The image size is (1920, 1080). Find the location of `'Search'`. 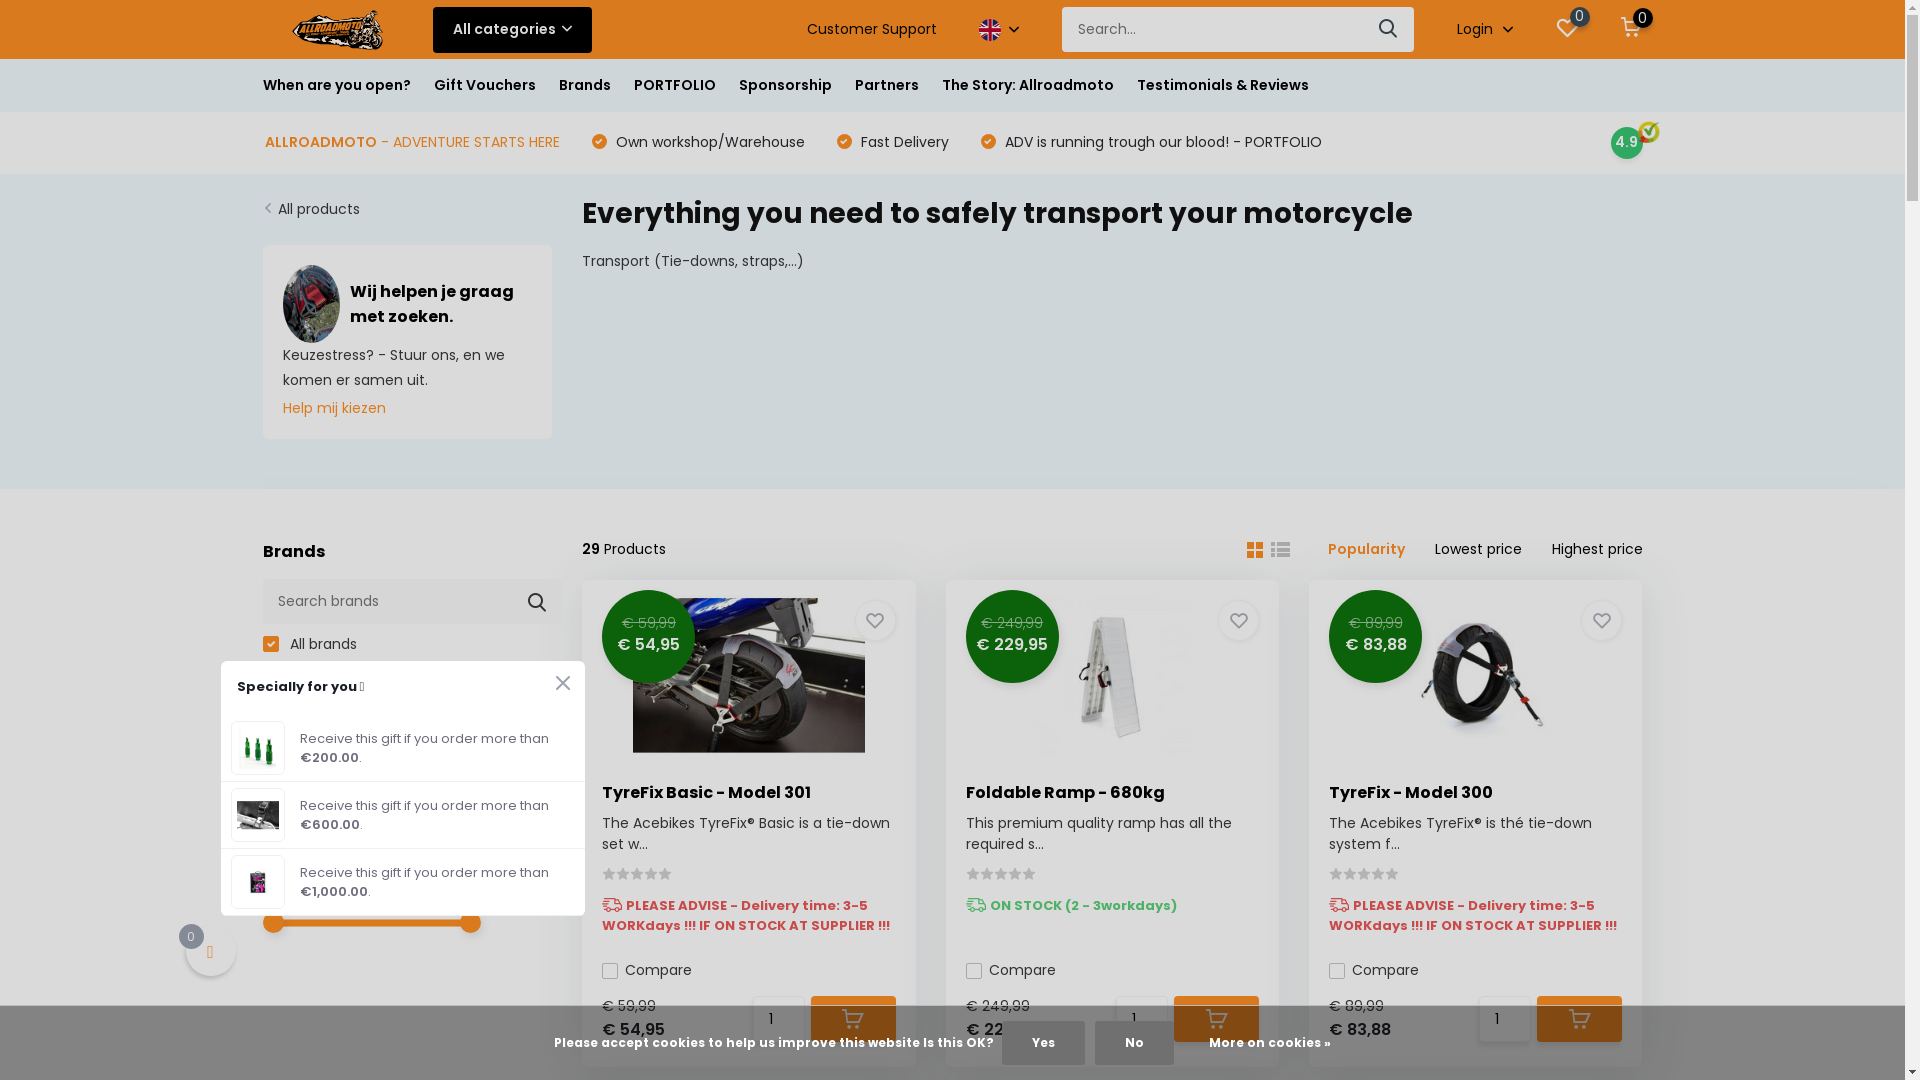

'Search' is located at coordinates (1387, 29).